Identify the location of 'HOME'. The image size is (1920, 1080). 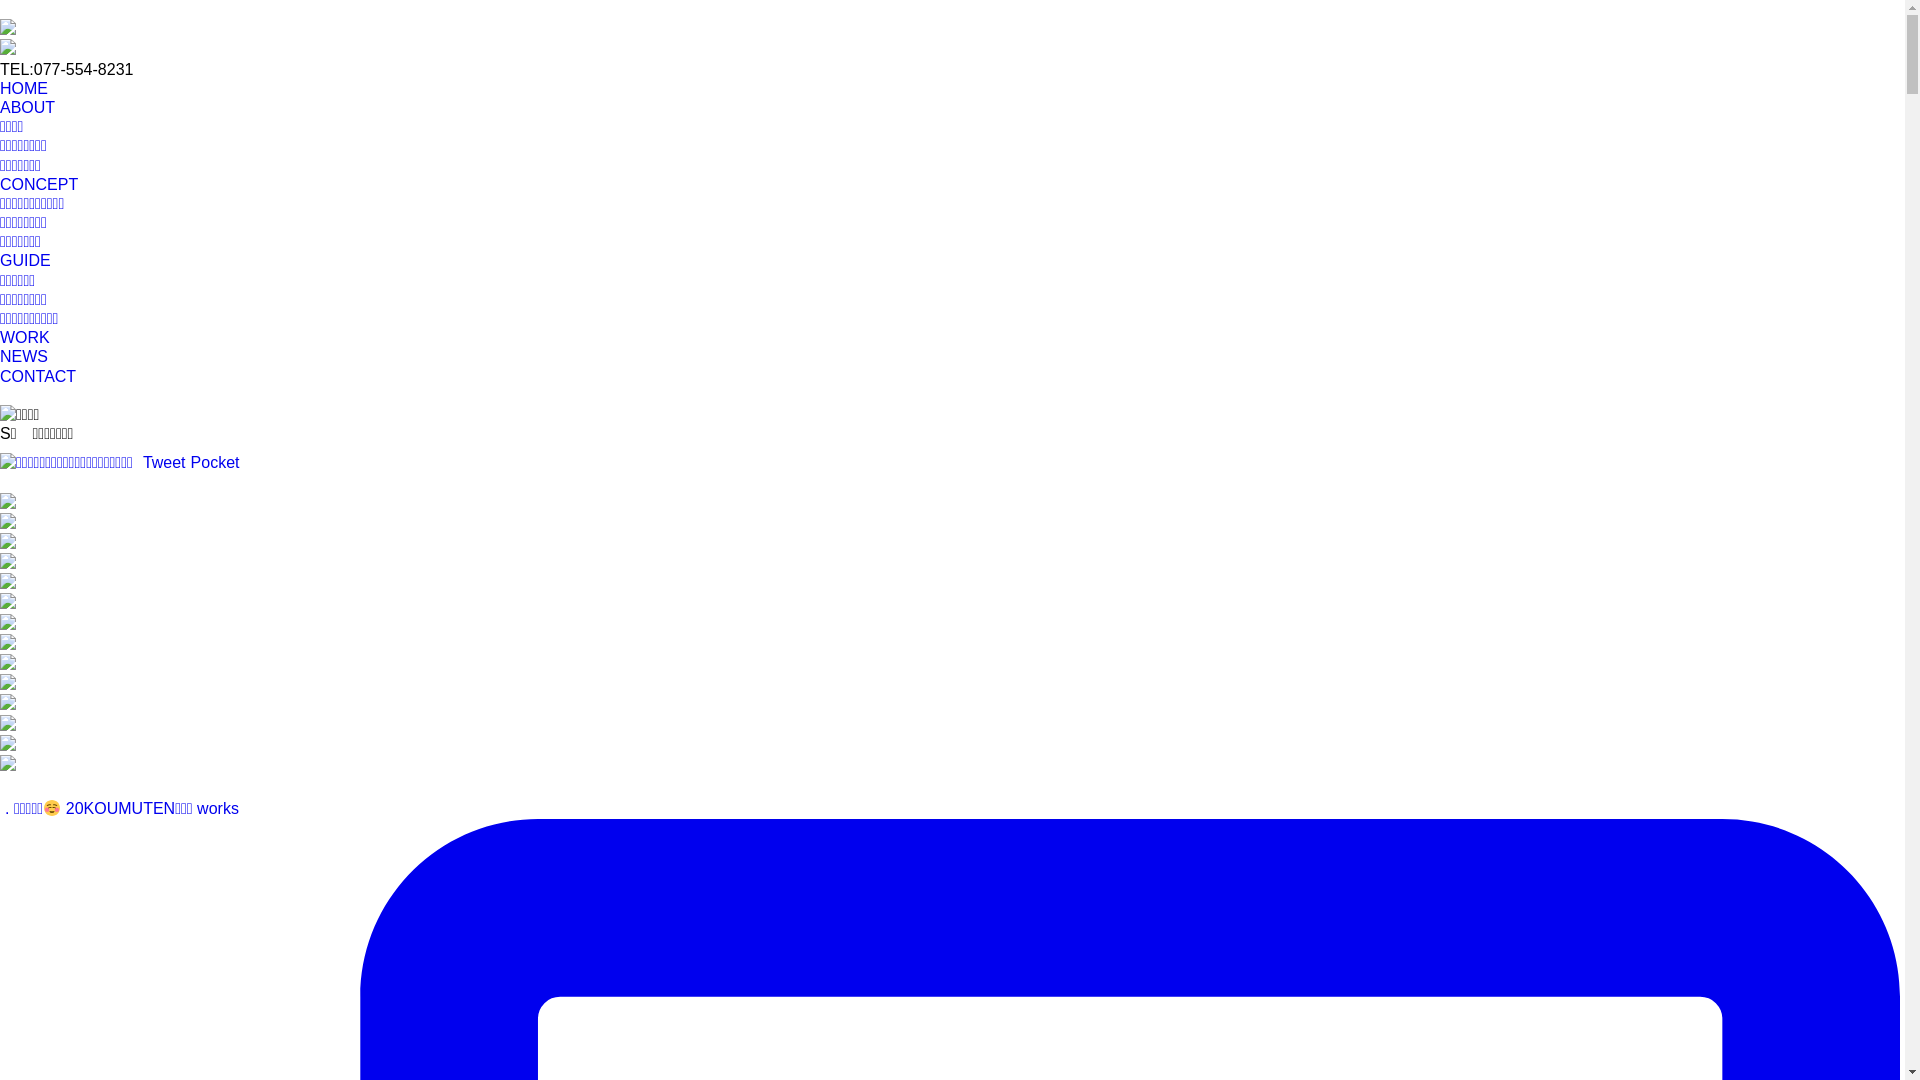
(0, 87).